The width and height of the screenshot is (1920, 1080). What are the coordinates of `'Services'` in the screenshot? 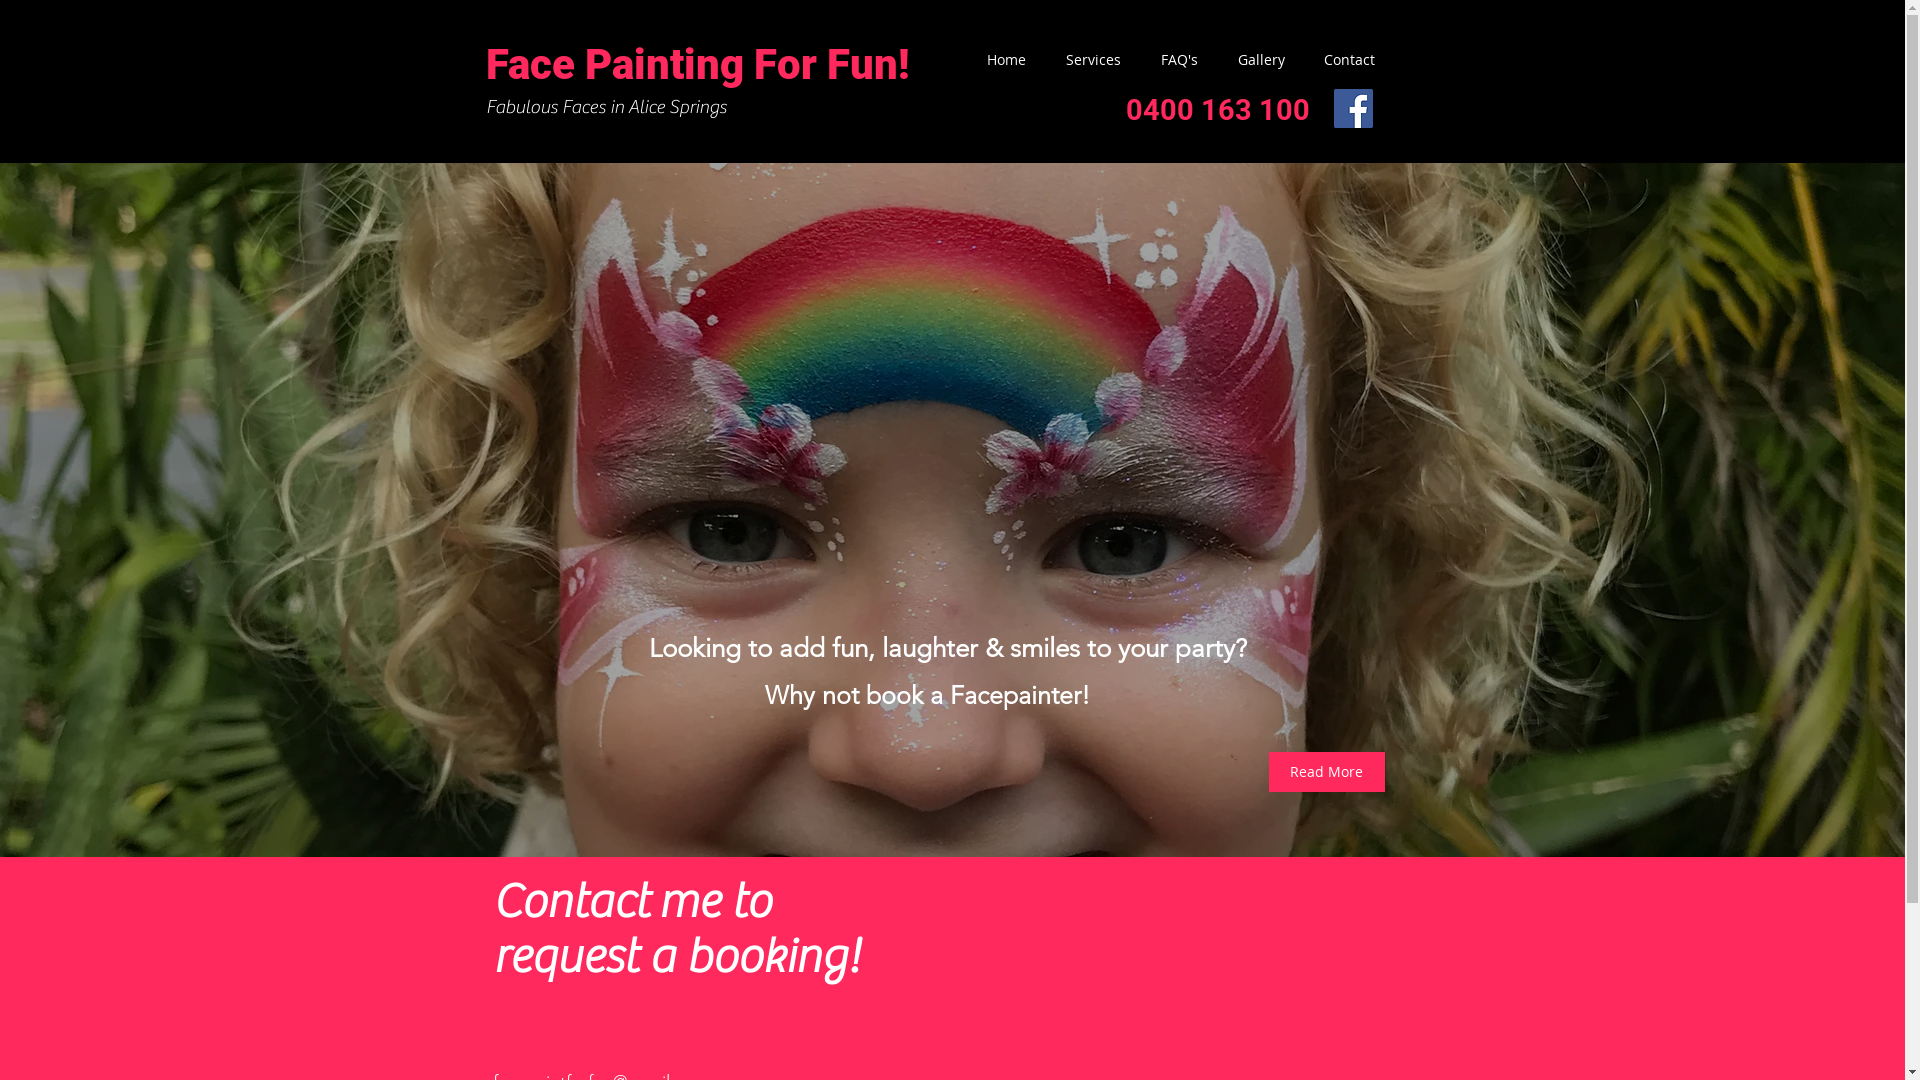 It's located at (1036, 59).